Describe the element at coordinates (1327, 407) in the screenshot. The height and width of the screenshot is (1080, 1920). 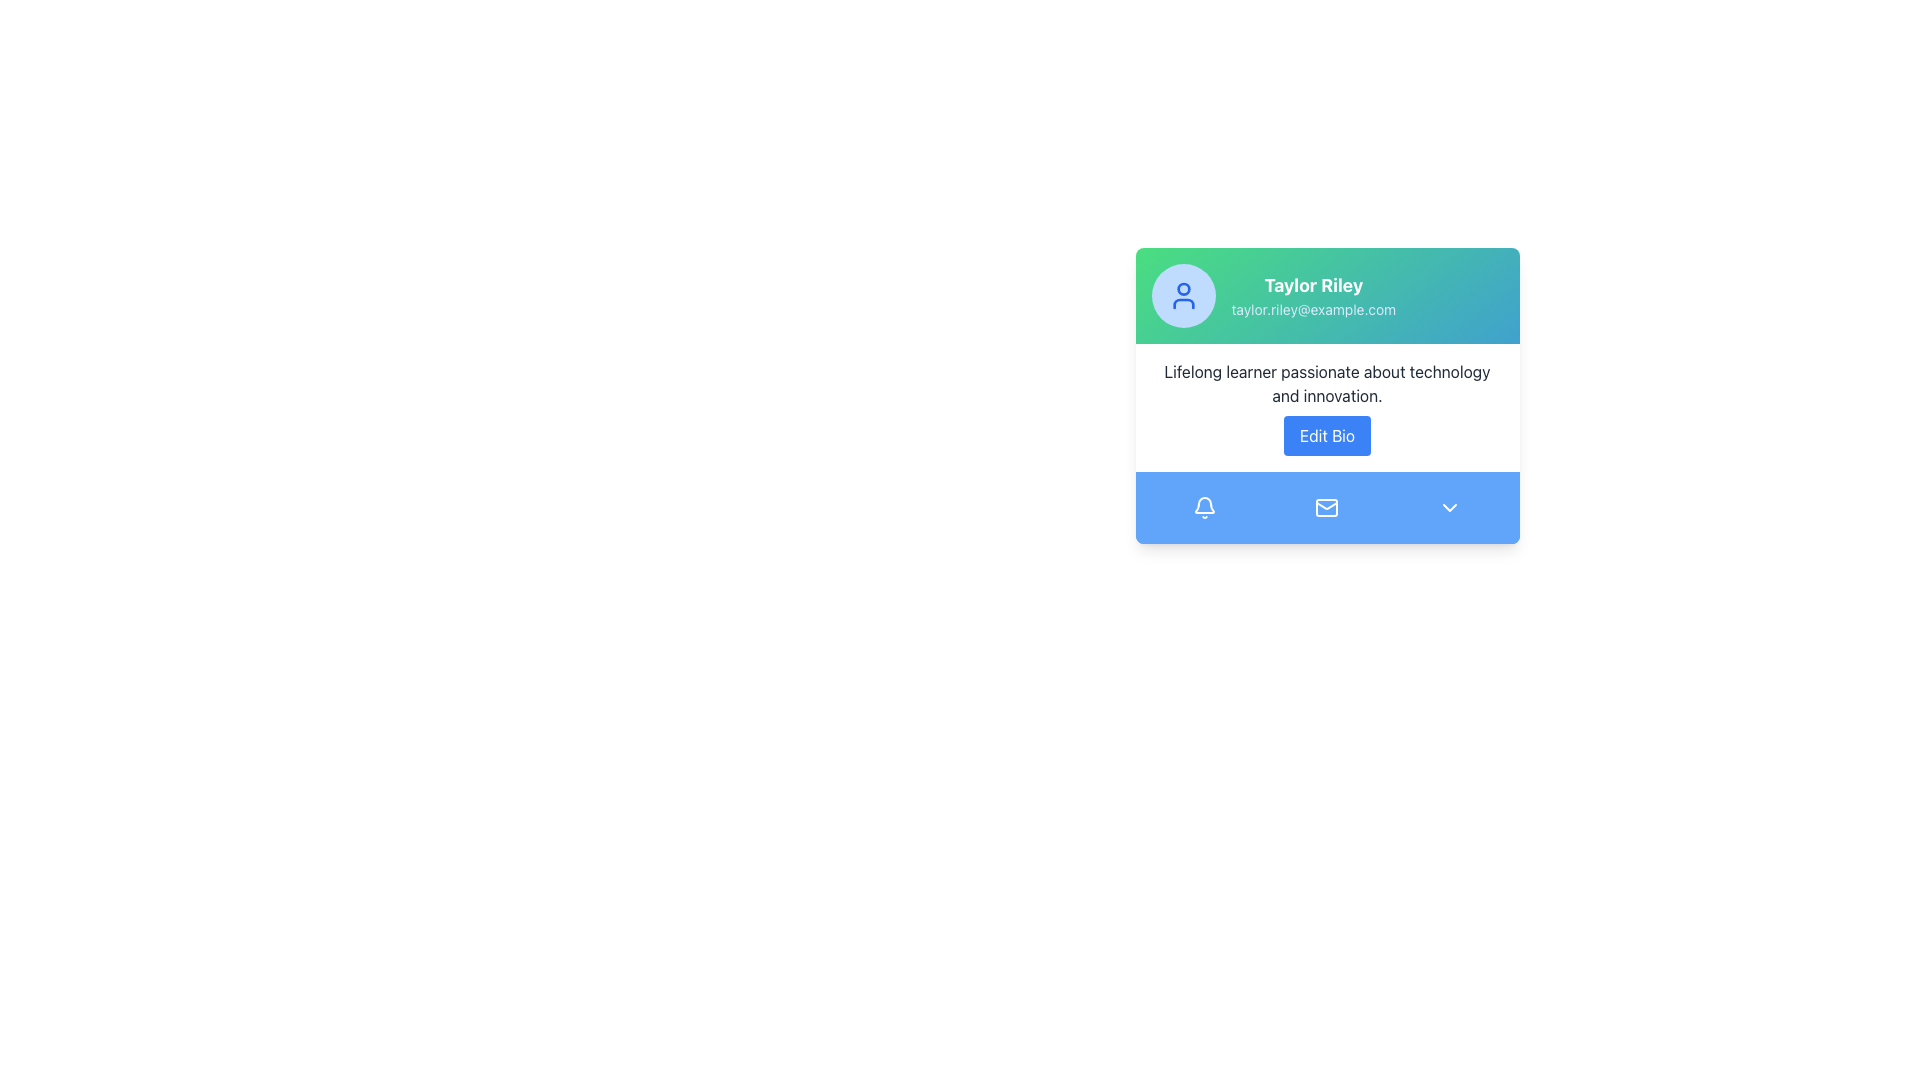
I see `the 'Edit Bio' button located in the center of the content block styled with a gradient background, below the title 'Taylor Riley' and the email 'taylor.riley@example.com', to initiate editing` at that location.